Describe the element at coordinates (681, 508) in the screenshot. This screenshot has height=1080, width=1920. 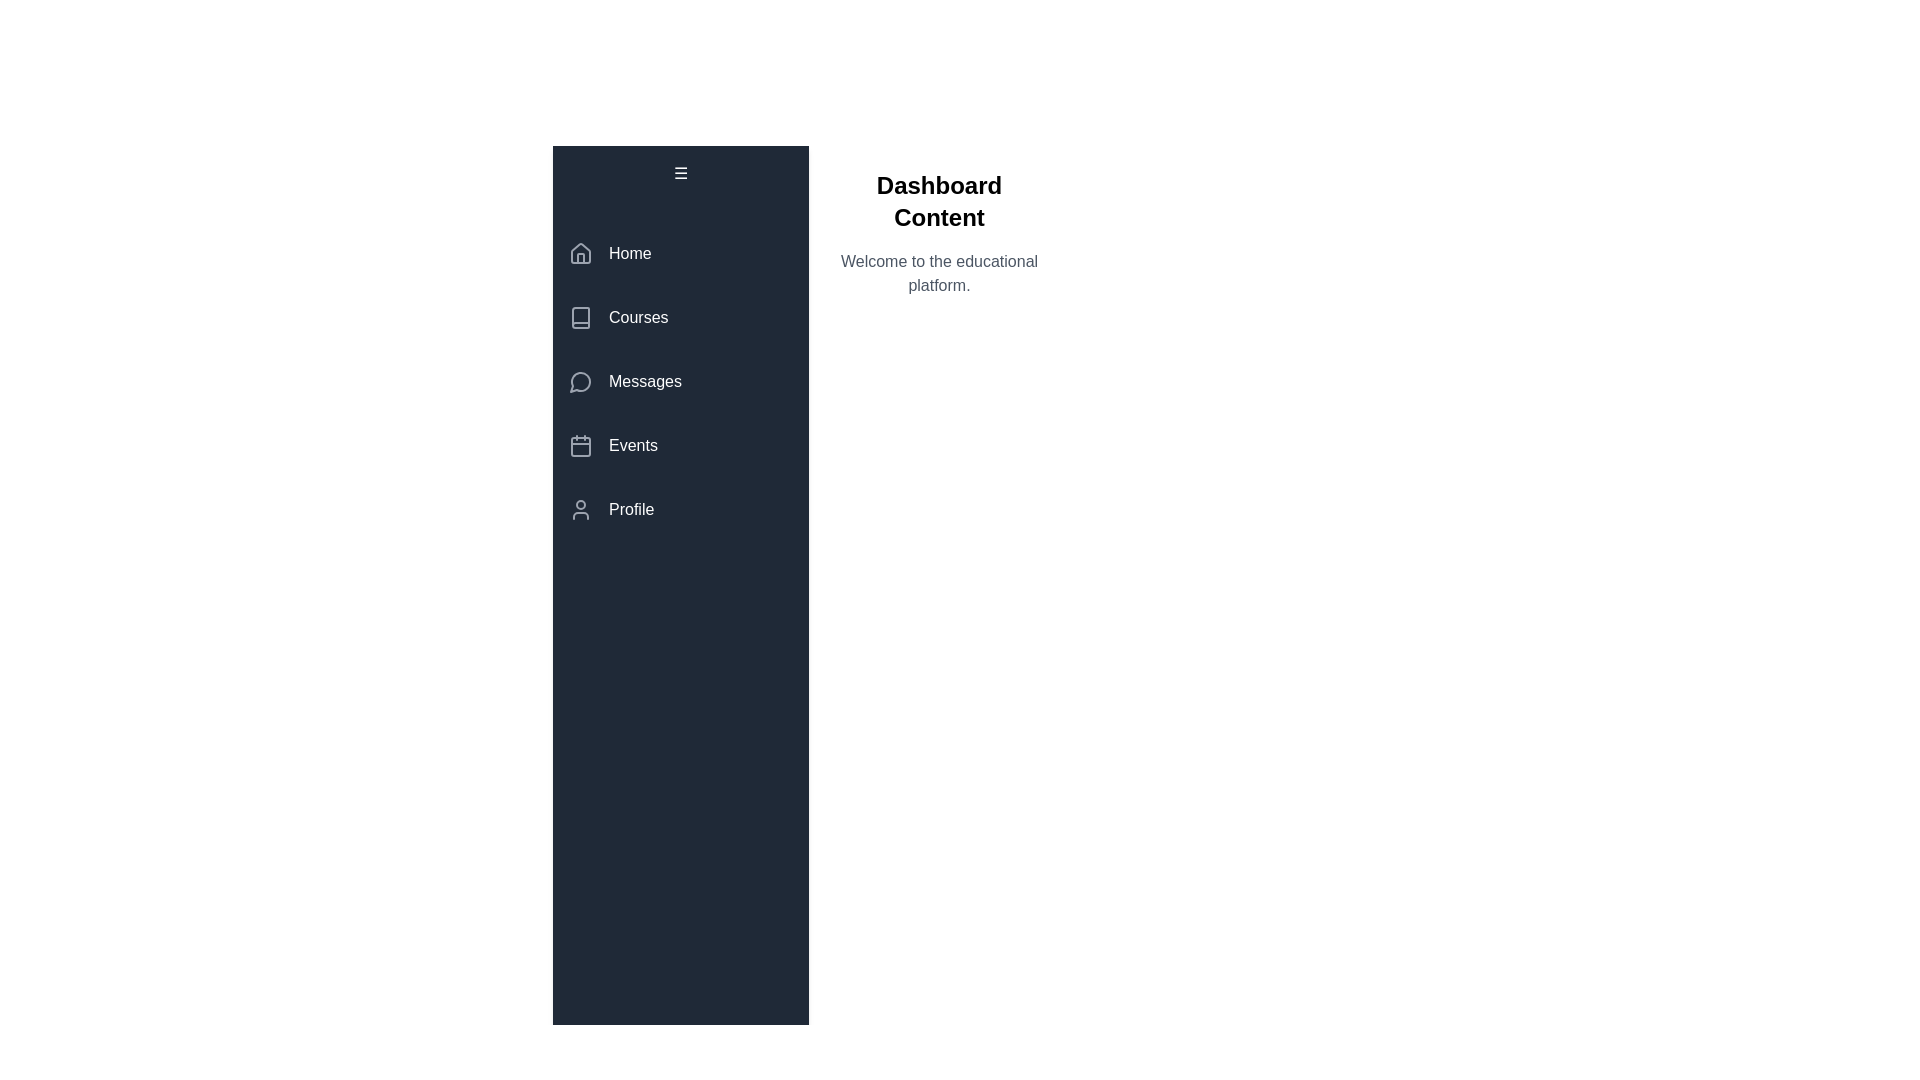
I see `the menu item labeled Profile to observe visual feedback` at that location.